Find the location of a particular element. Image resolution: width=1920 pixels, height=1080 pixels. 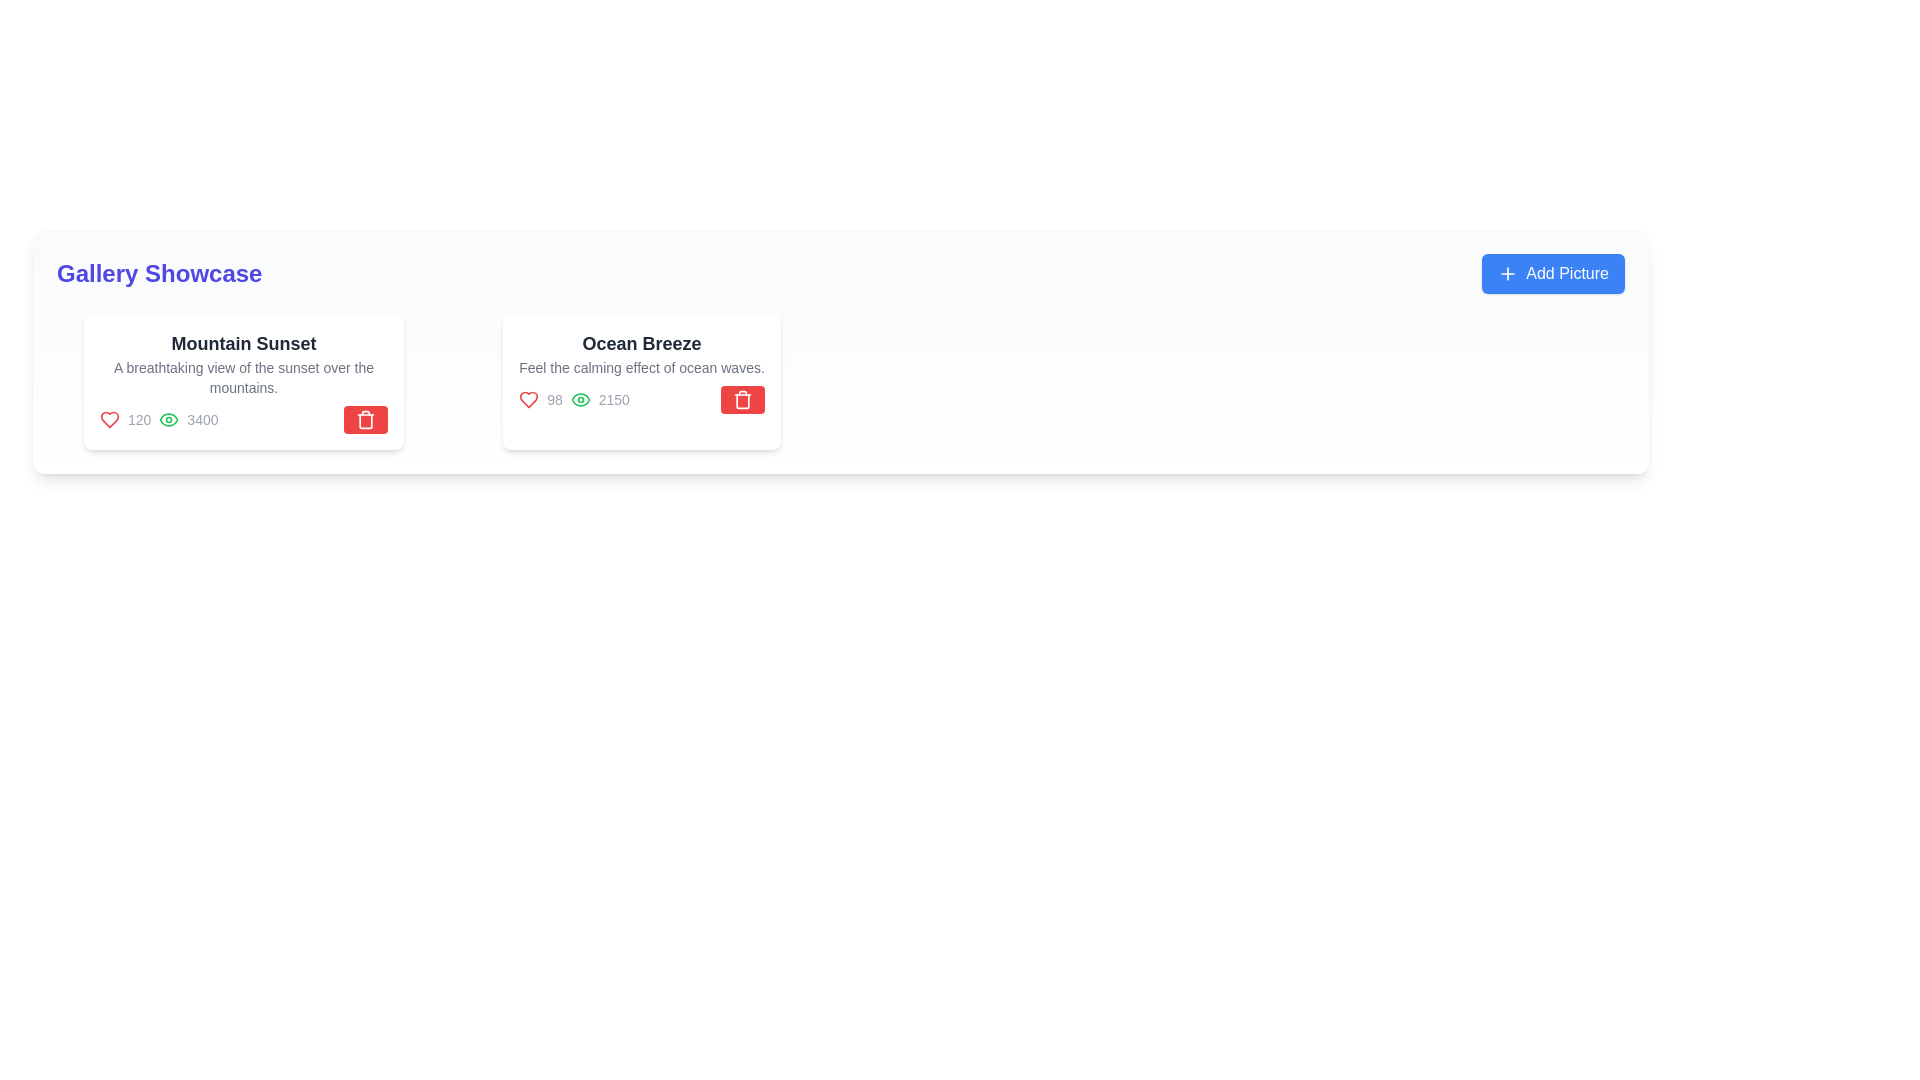

the large bold text label displaying 'Gallery Showcase' in deep indigo located at the top-left corner of the page header is located at coordinates (158, 273).